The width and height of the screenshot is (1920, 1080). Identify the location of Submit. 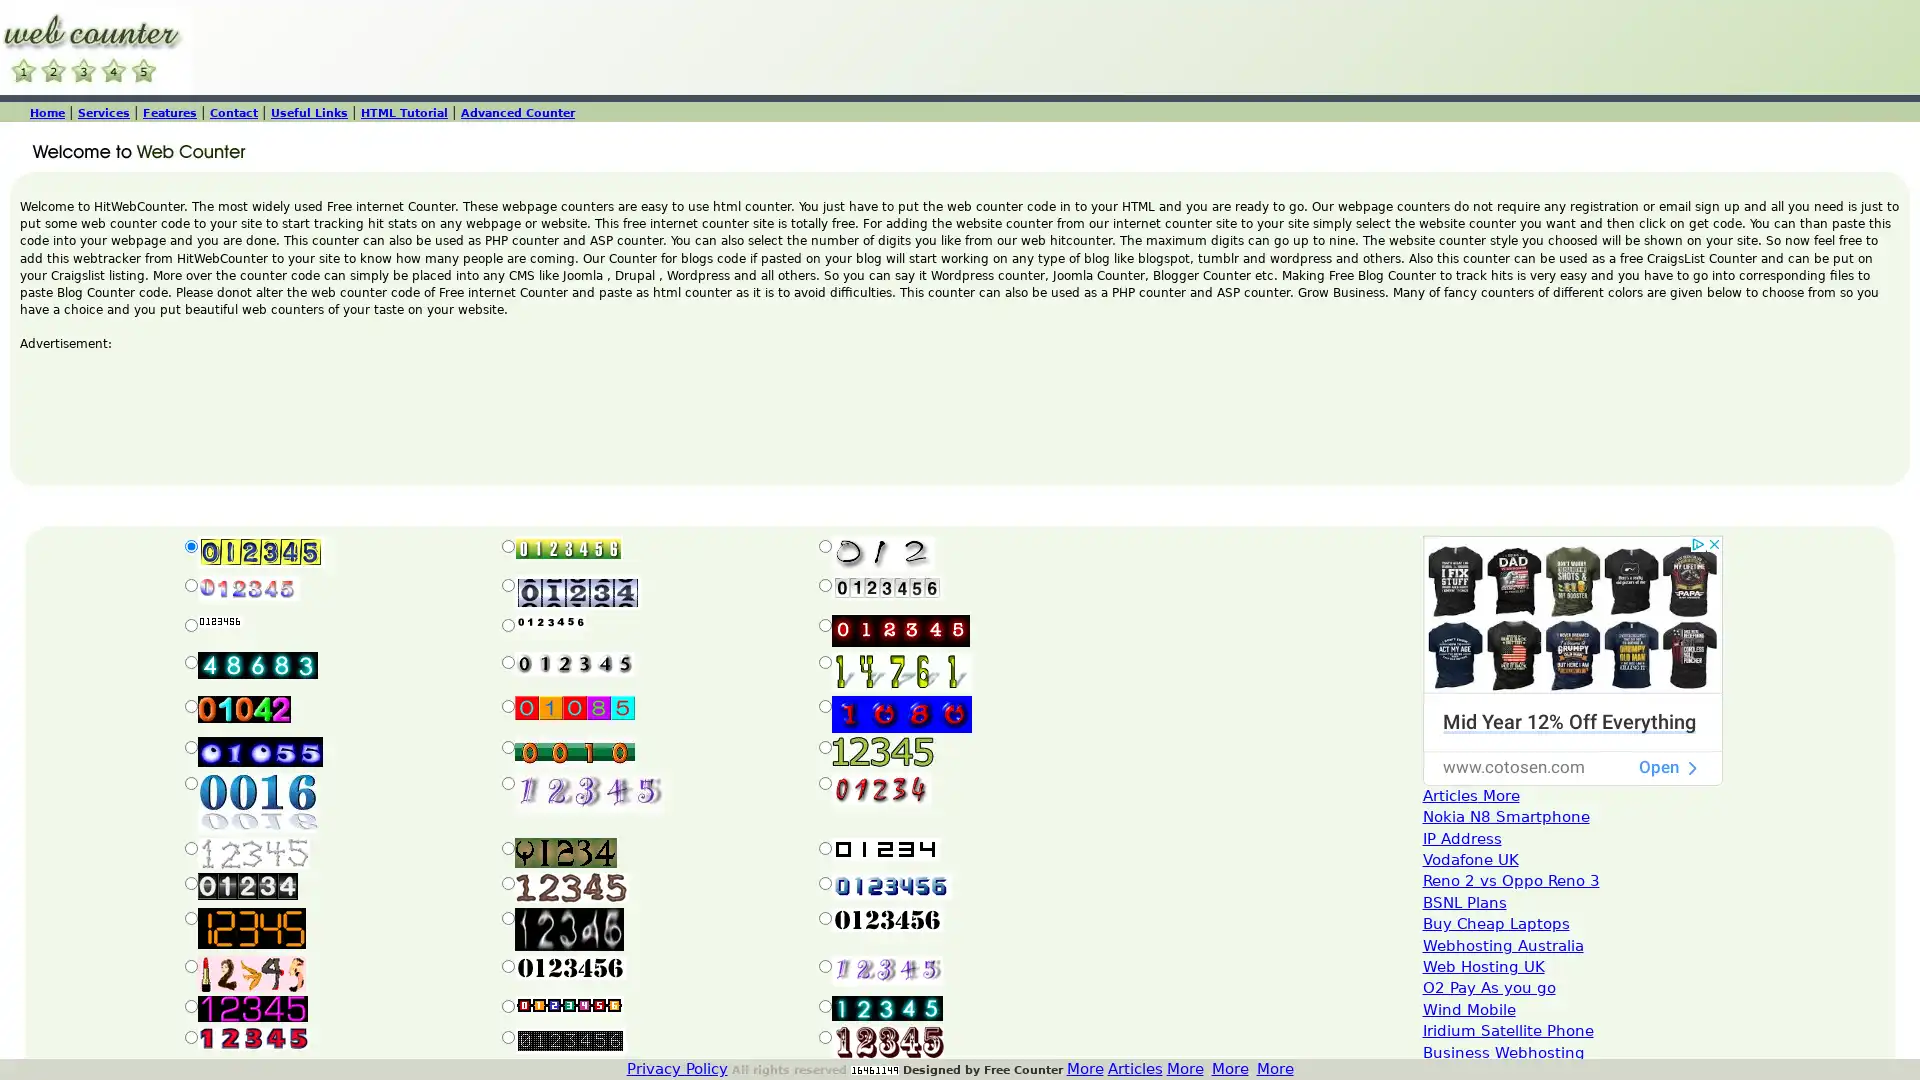
(566, 547).